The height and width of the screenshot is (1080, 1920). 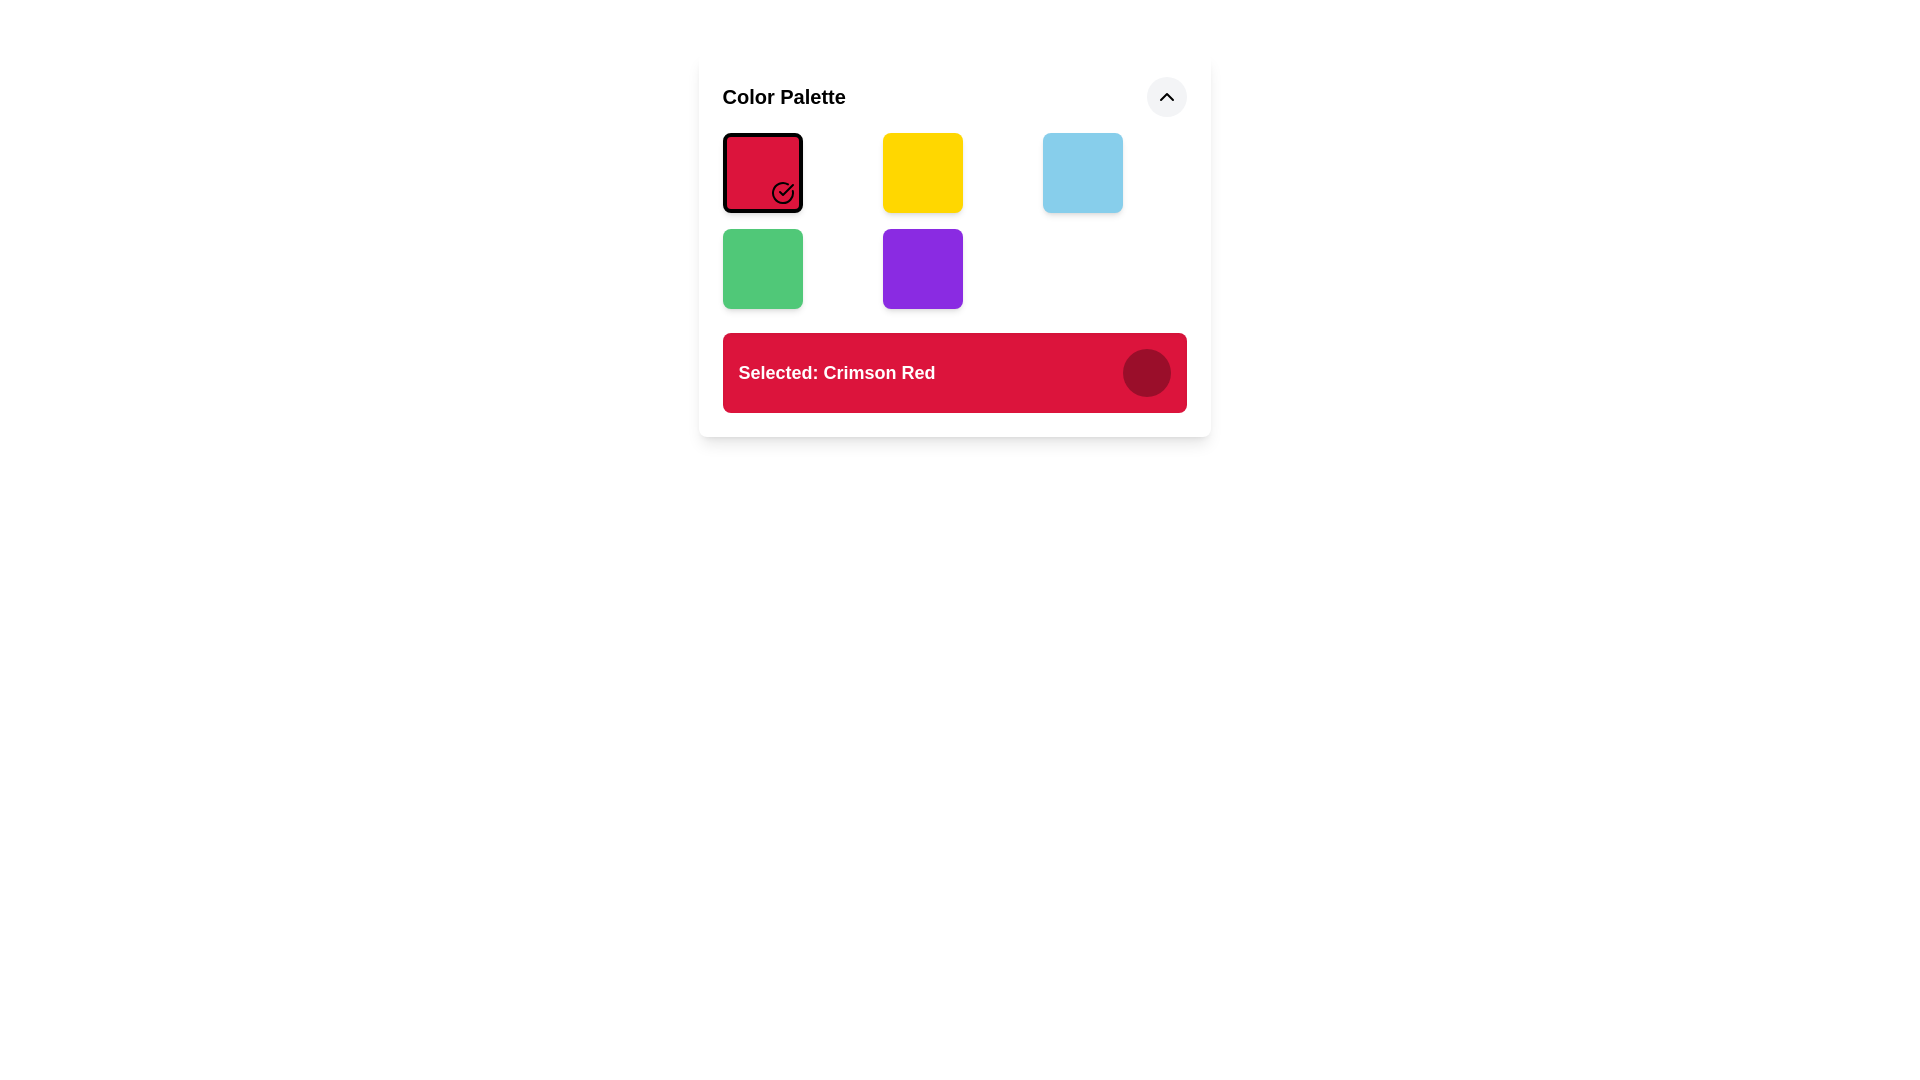 What do you see at coordinates (921, 172) in the screenshot?
I see `the yellow square with rounded corners` at bounding box center [921, 172].